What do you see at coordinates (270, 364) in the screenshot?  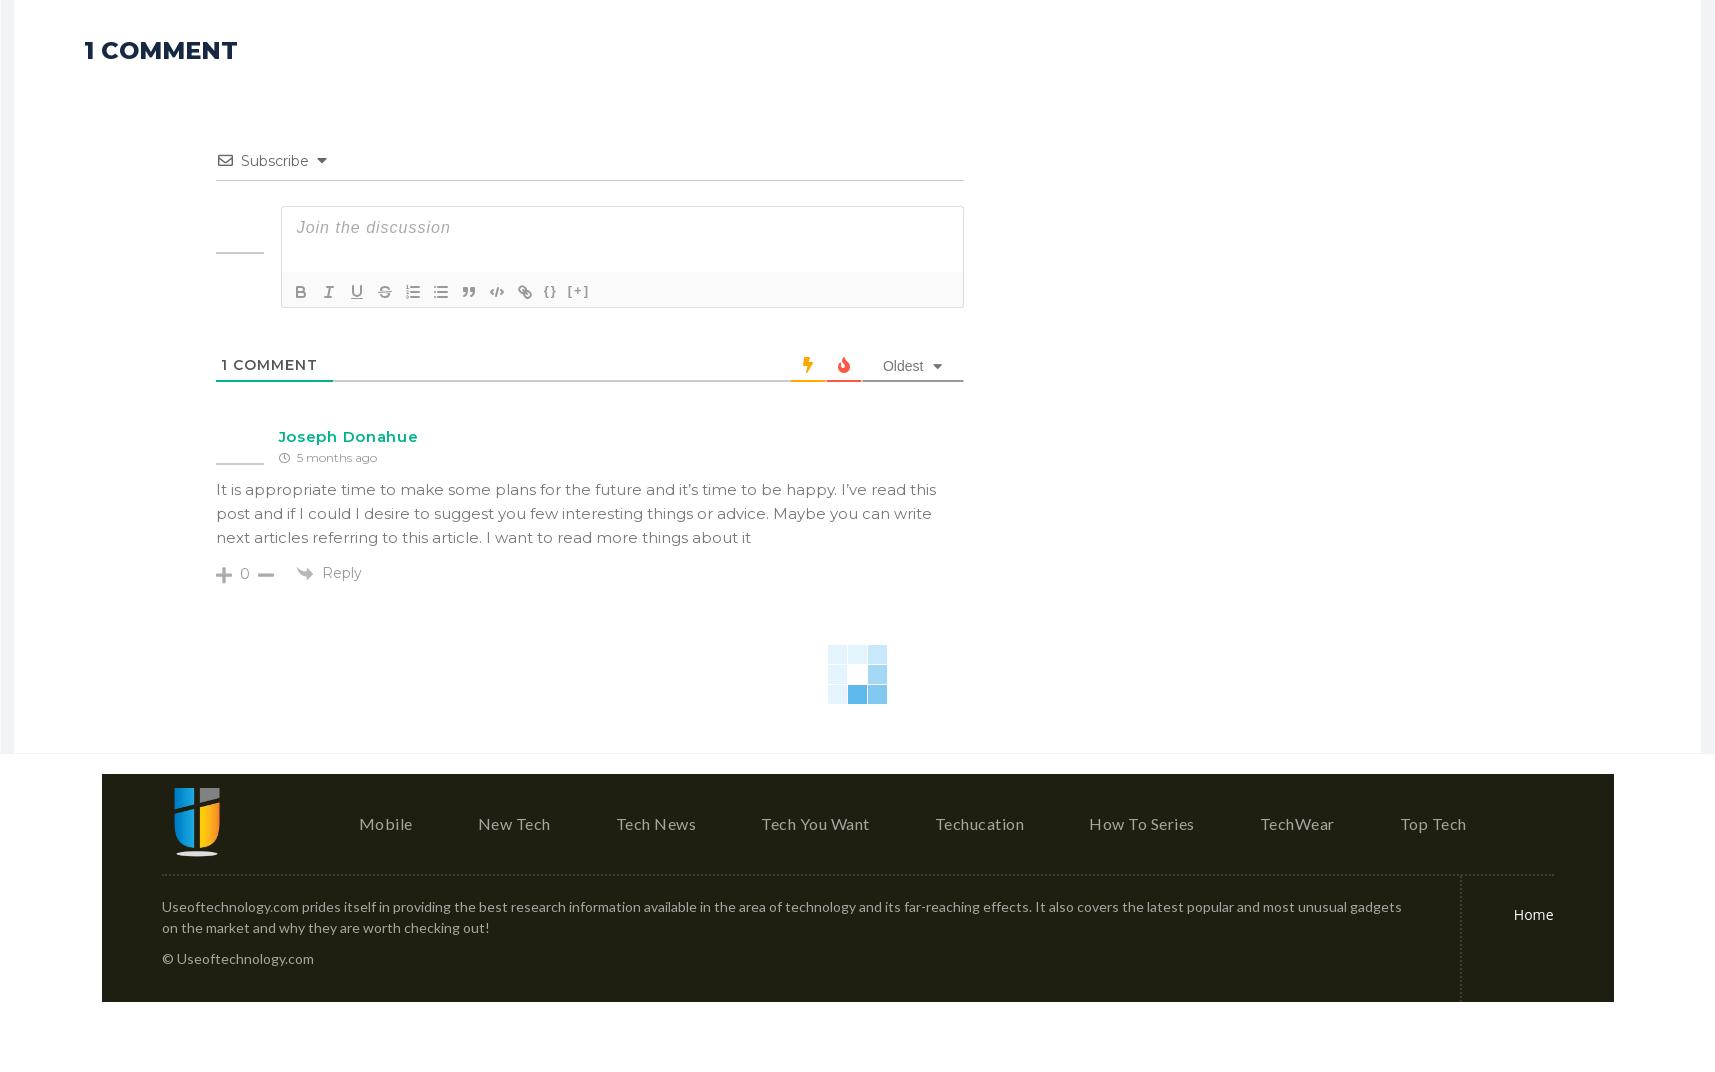 I see `'Comment'` at bounding box center [270, 364].